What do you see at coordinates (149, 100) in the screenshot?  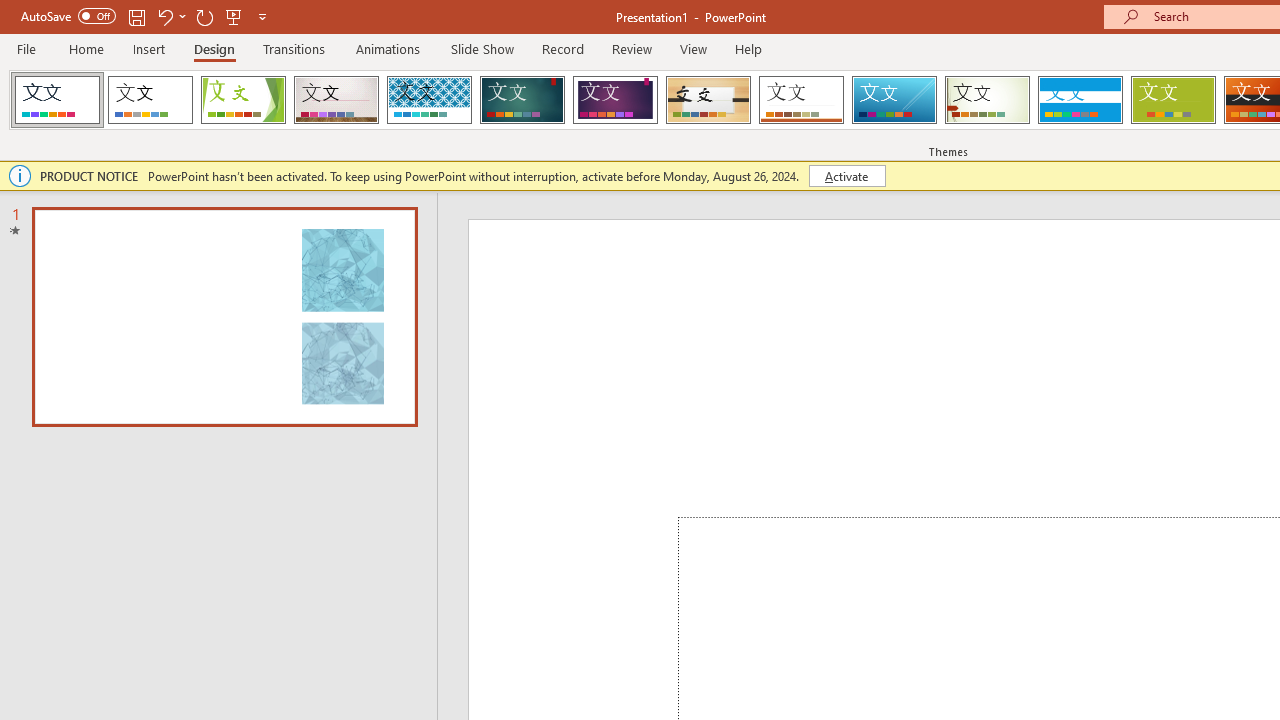 I see `'Office Theme'` at bounding box center [149, 100].